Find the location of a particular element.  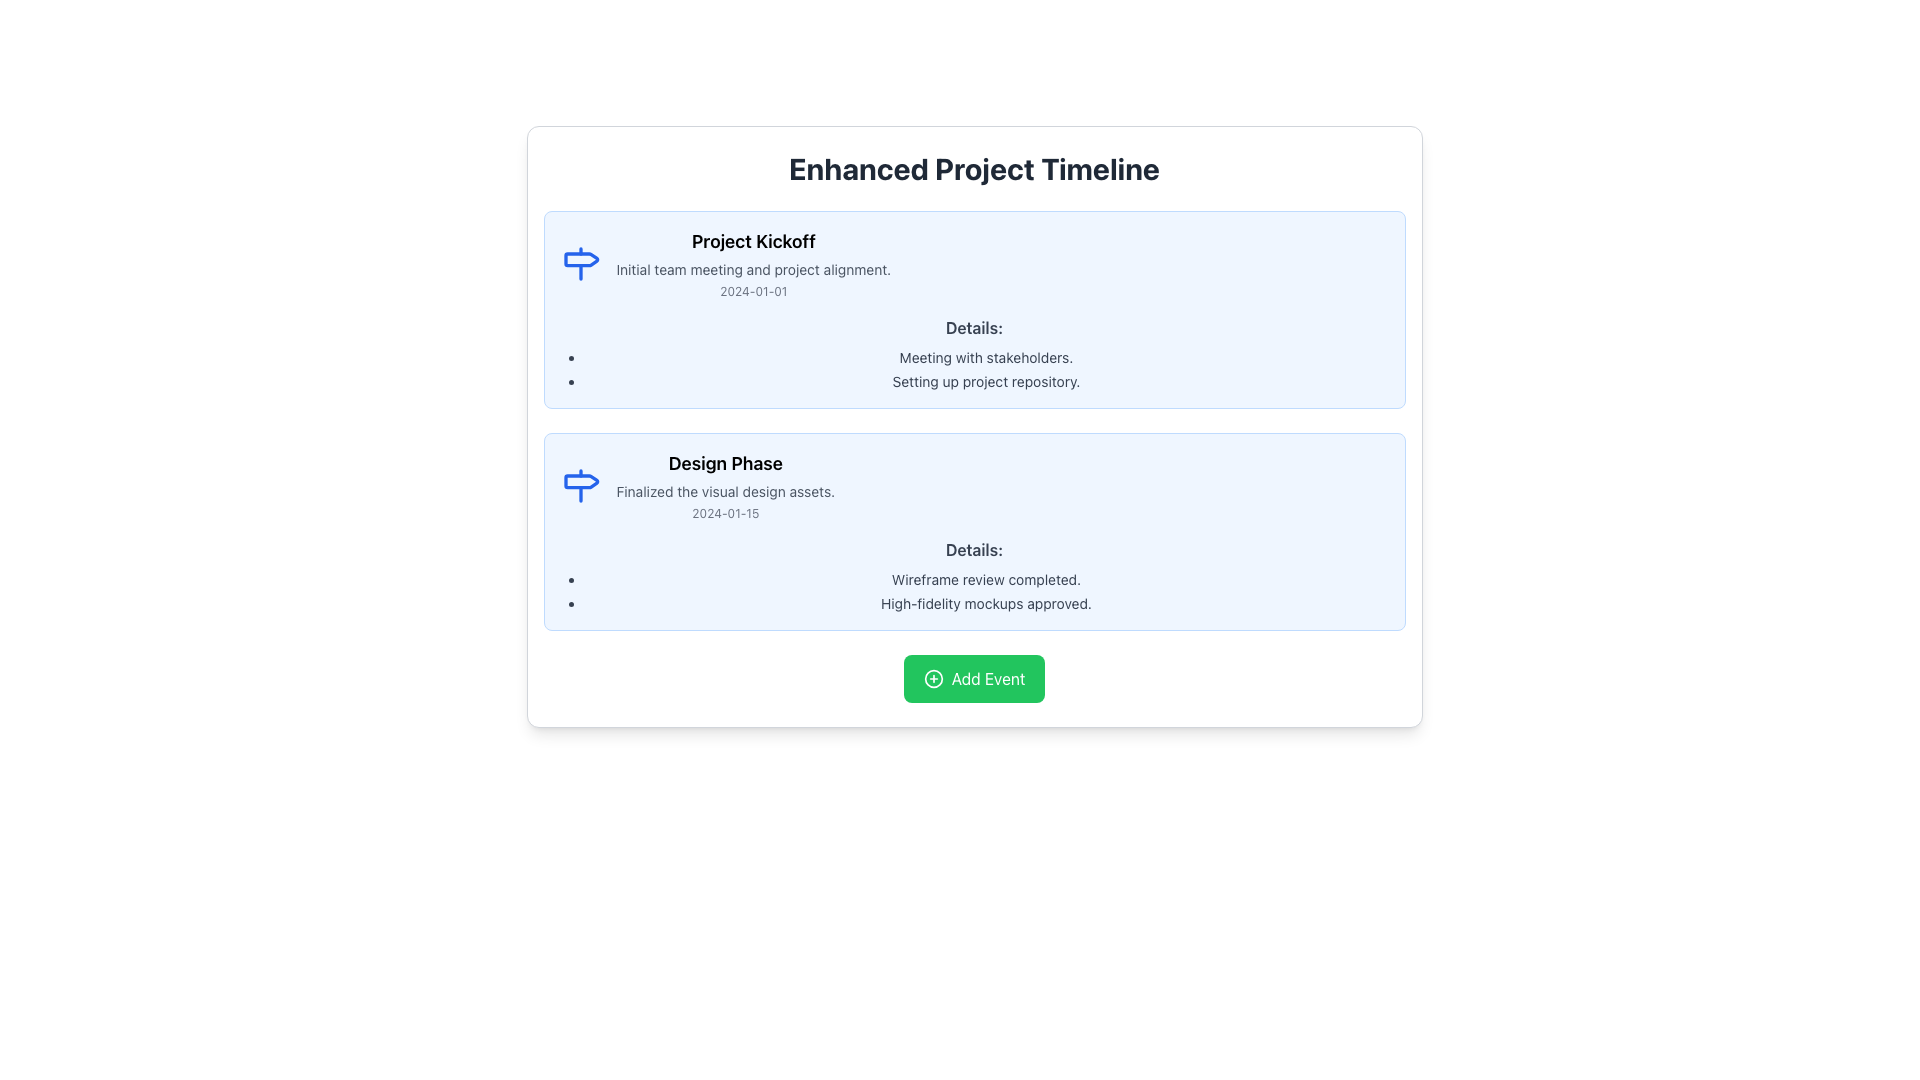

the textual section that provides specifications or progress updates related to the 'Design Phase' of the project timeline, located below the 'Finalized the visual design assets.' text is located at coordinates (974, 575).